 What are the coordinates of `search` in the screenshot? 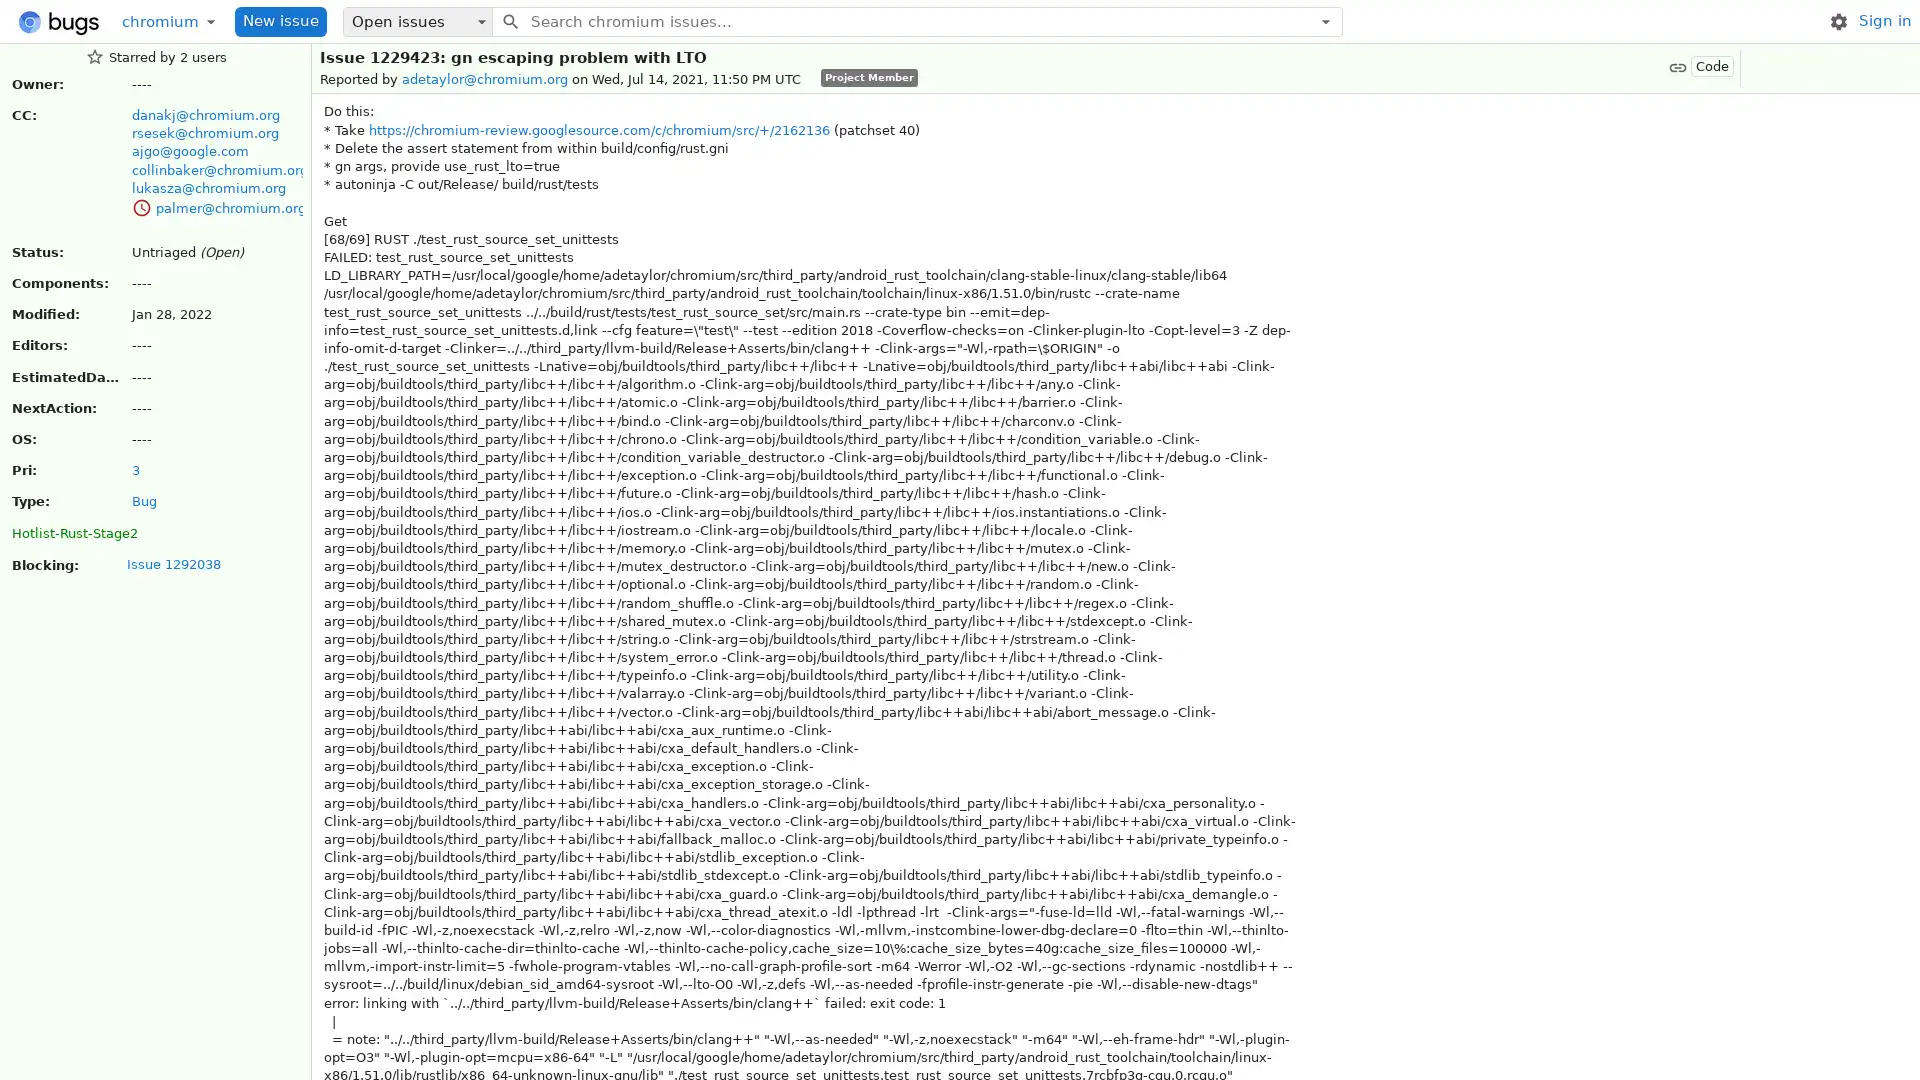 It's located at (509, 20).